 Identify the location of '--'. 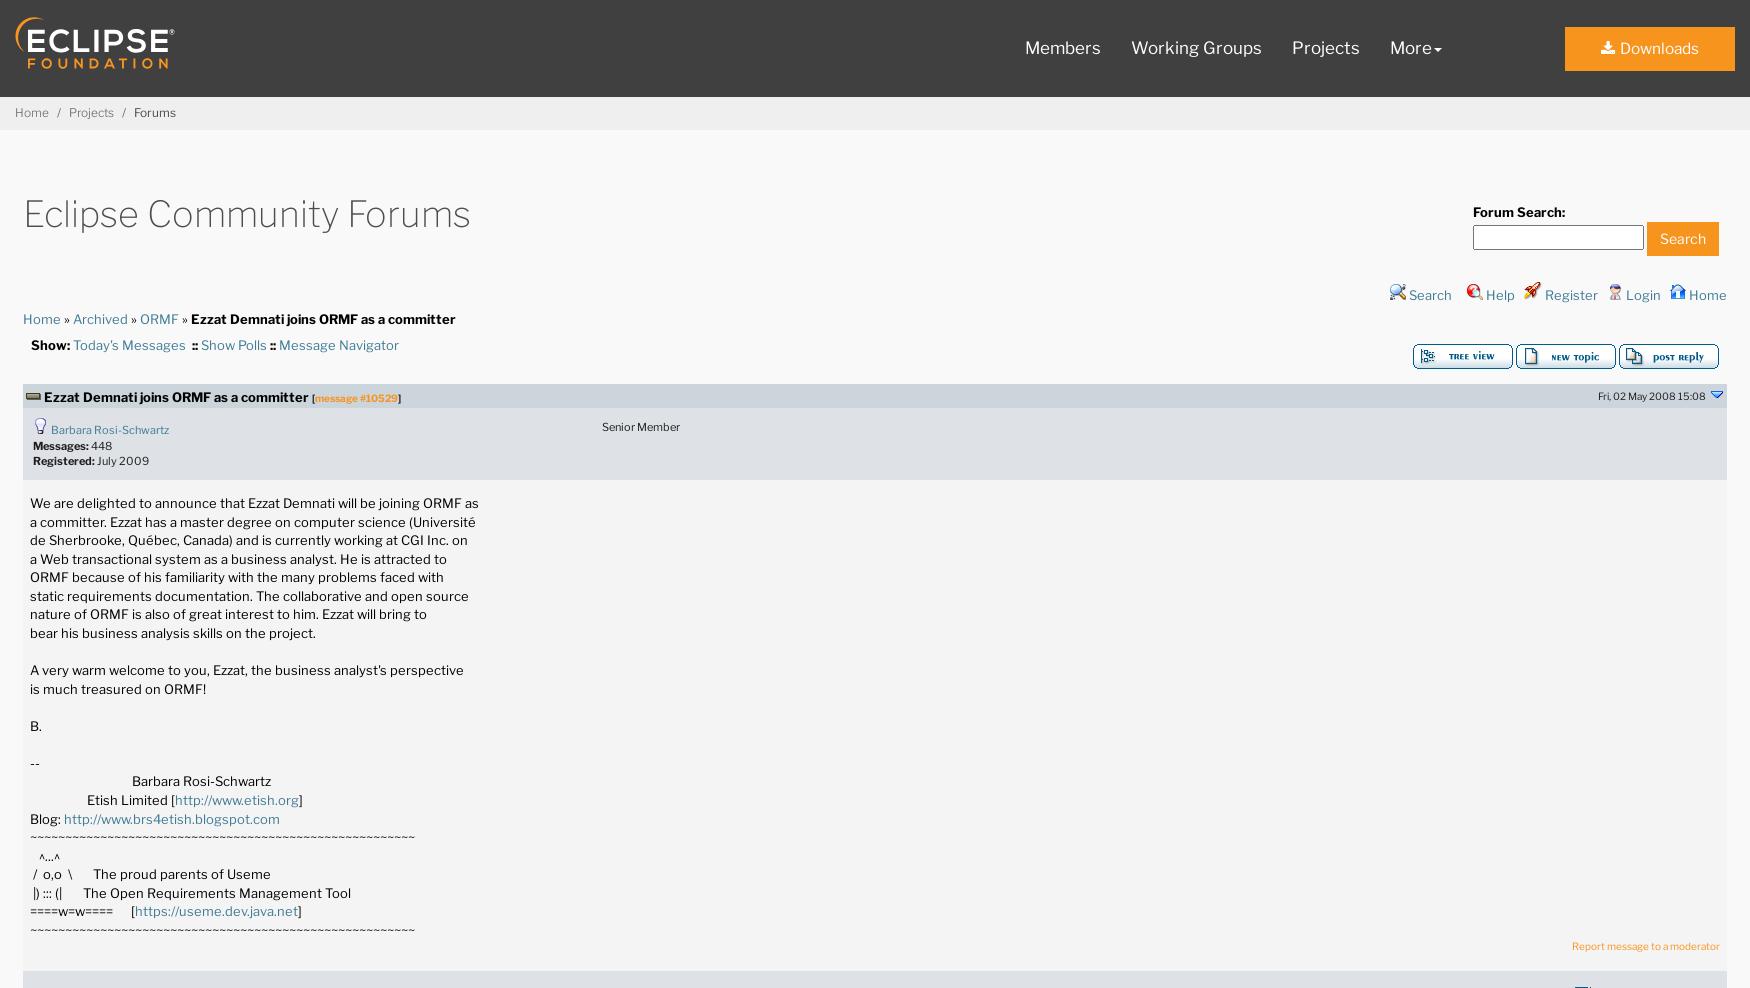
(32, 761).